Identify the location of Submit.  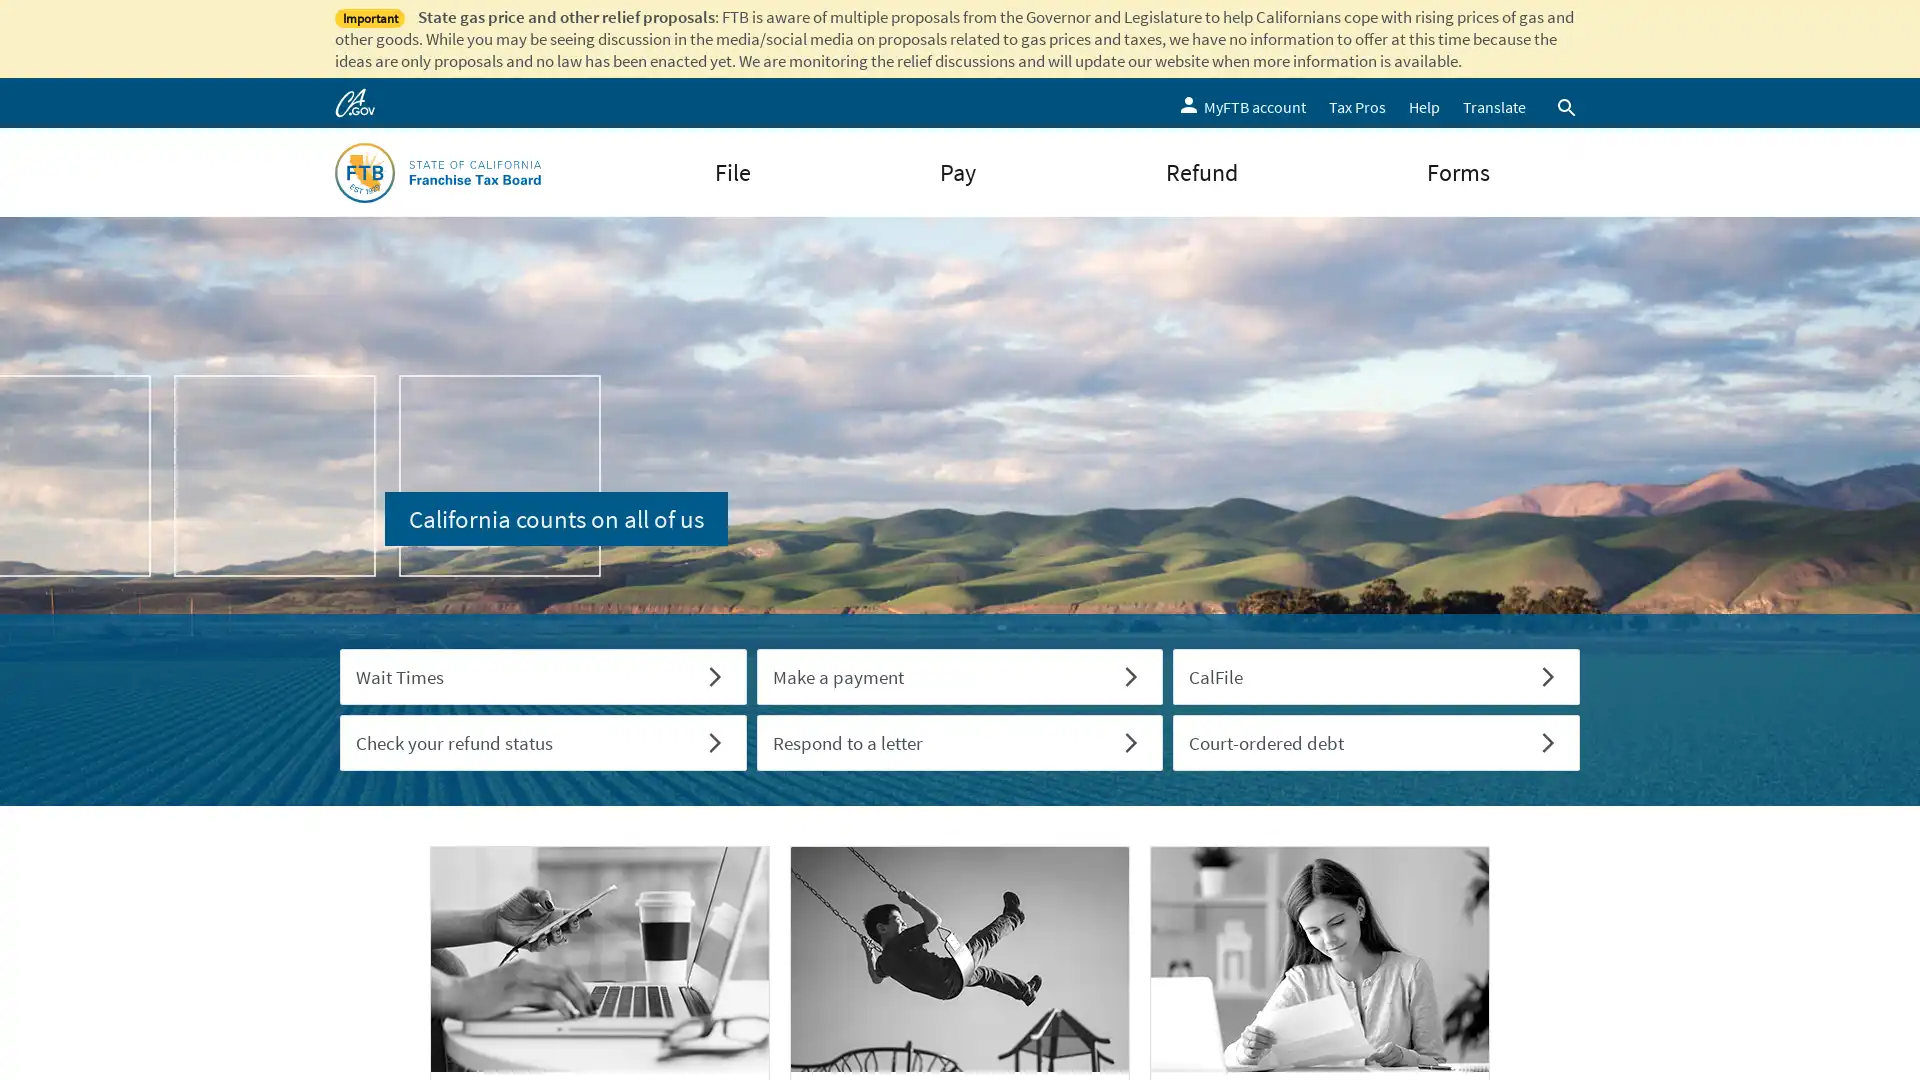
(1510, 238).